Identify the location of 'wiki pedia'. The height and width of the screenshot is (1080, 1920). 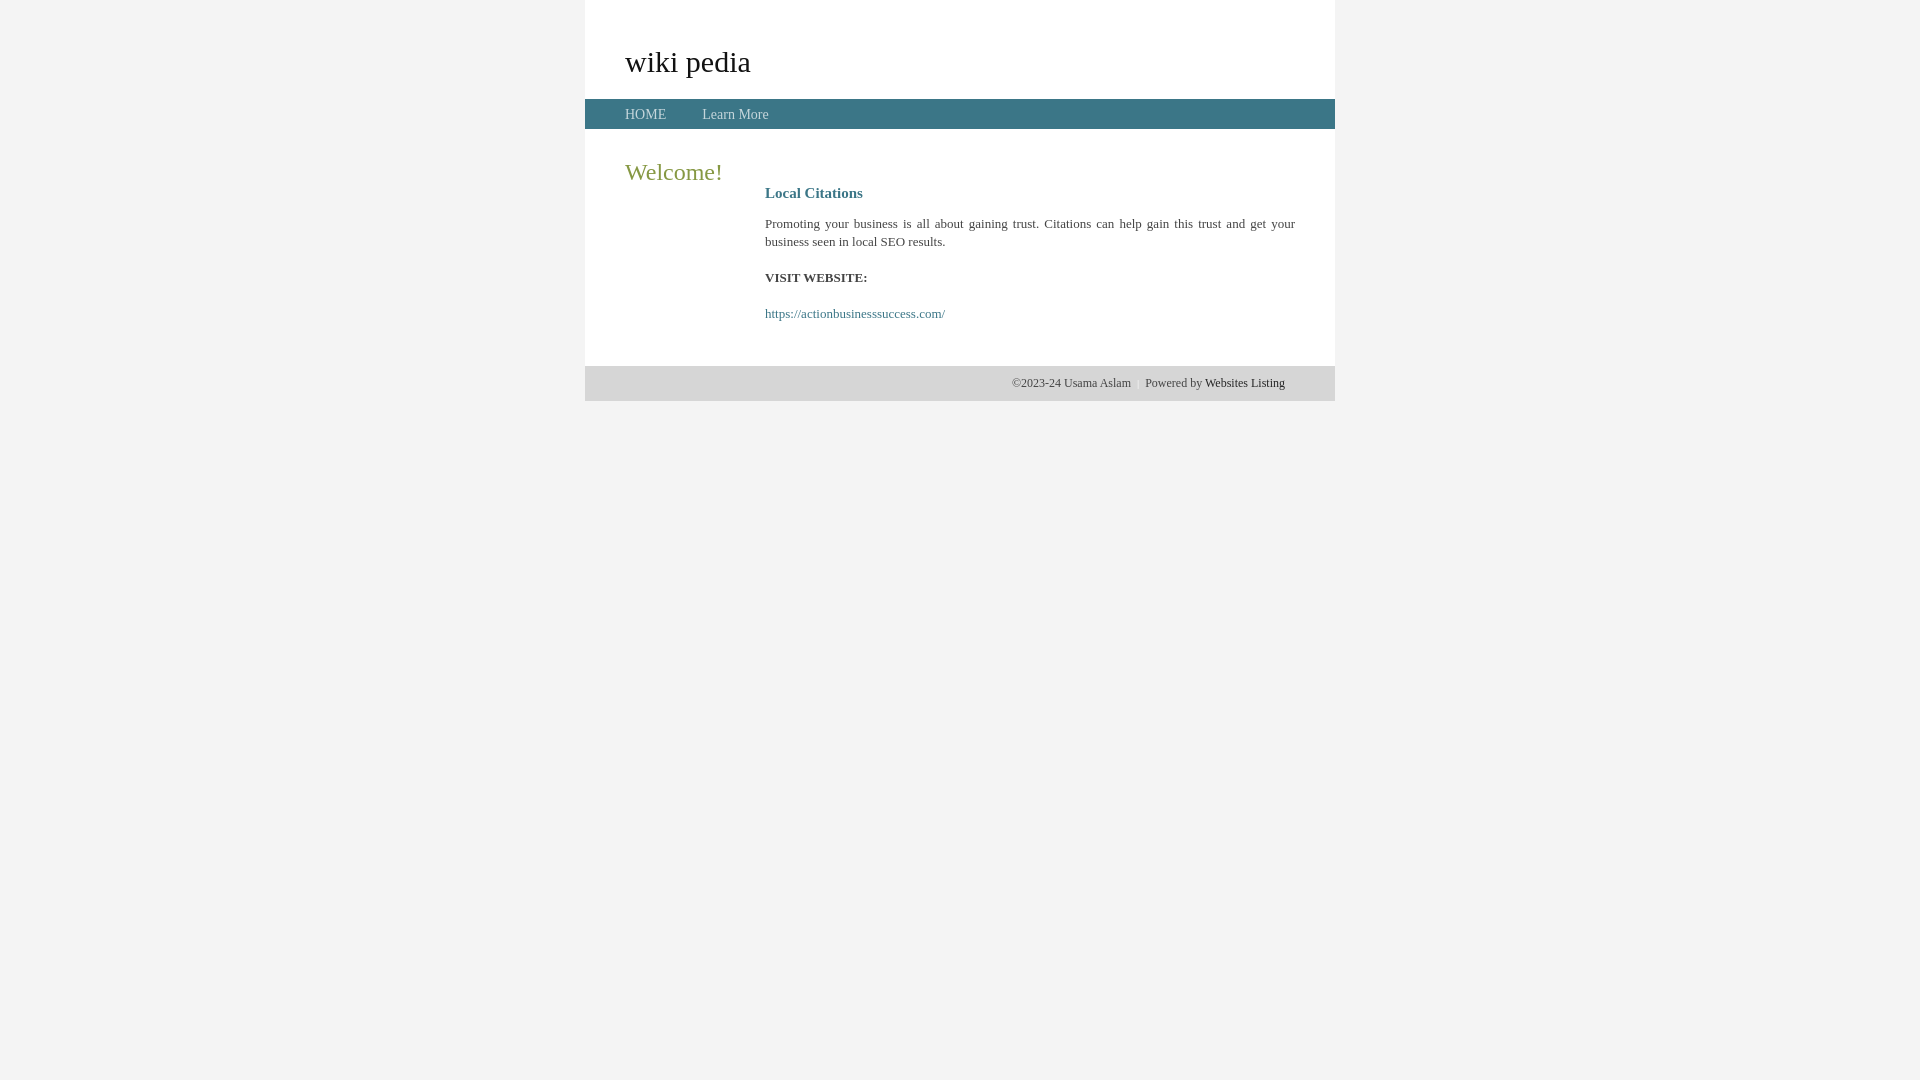
(687, 60).